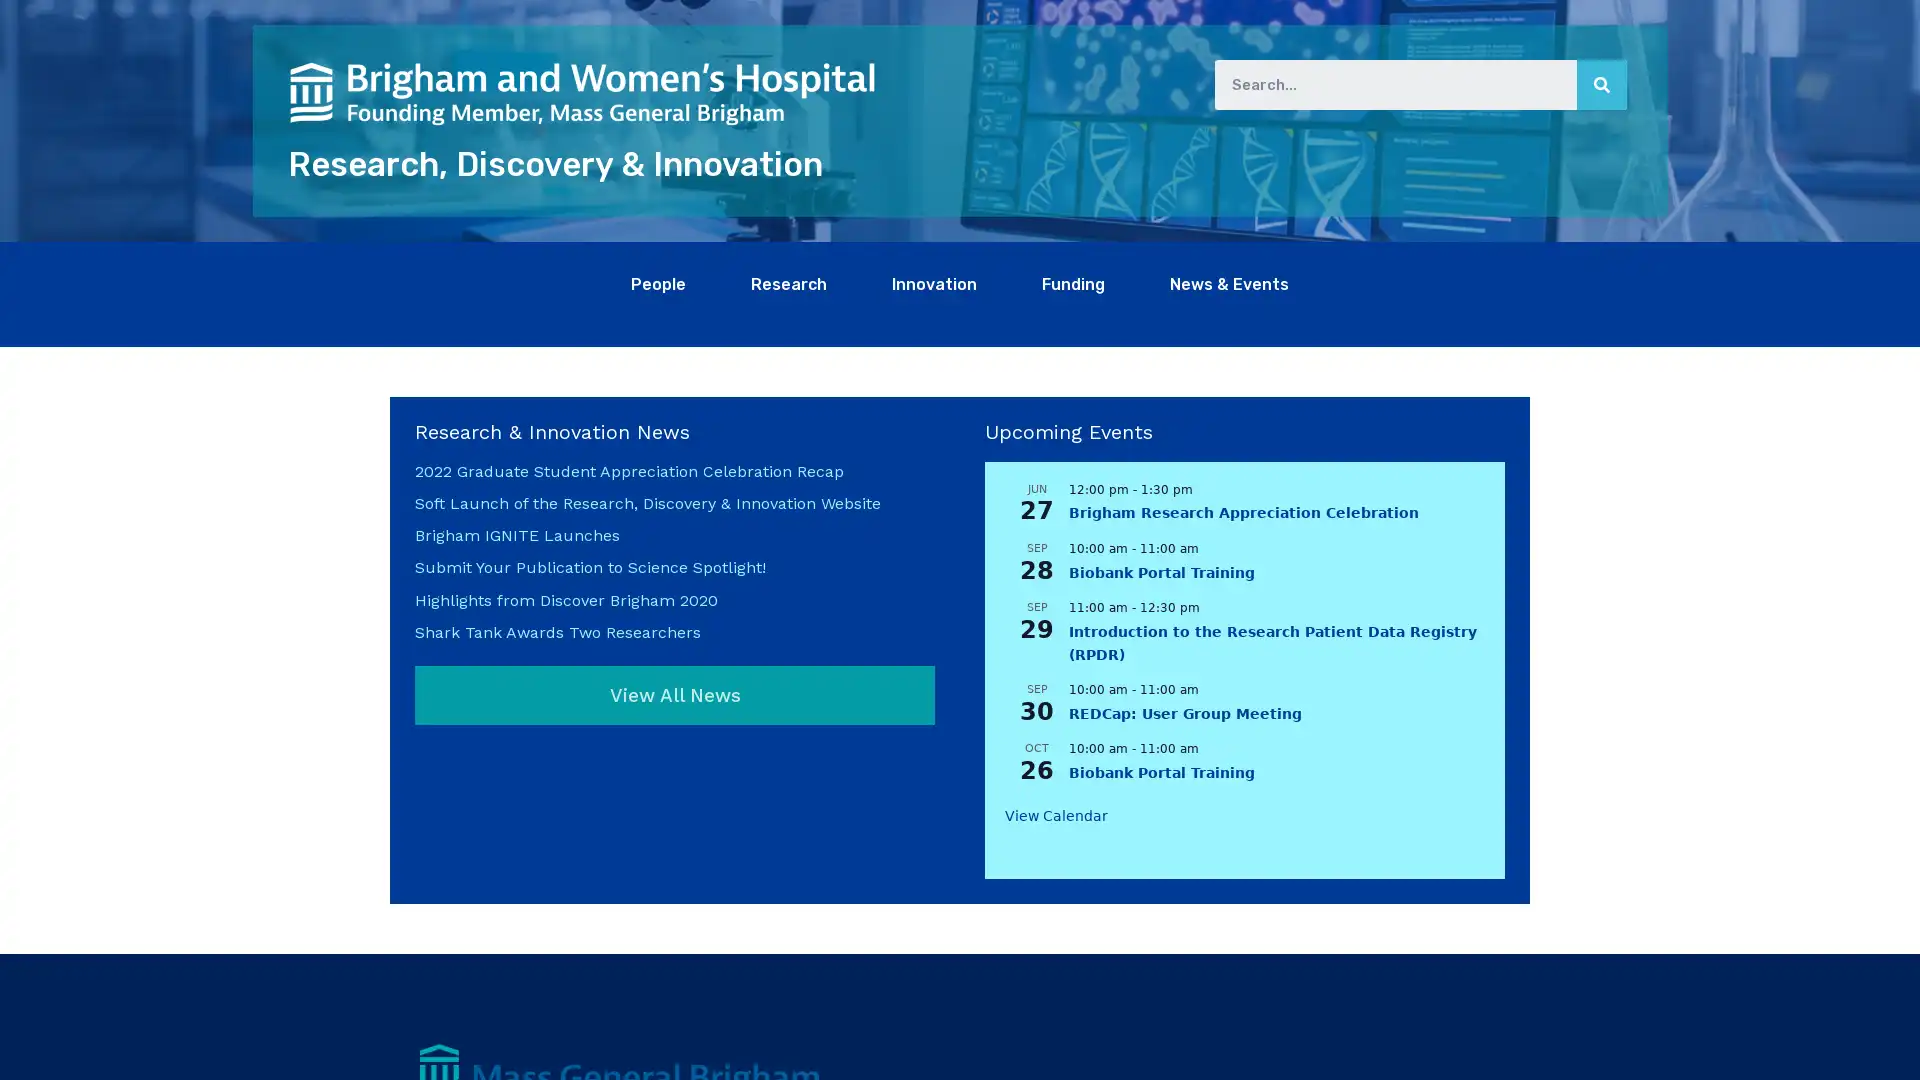 The image size is (1920, 1080). Describe the element at coordinates (1601, 83) in the screenshot. I see `Search` at that location.